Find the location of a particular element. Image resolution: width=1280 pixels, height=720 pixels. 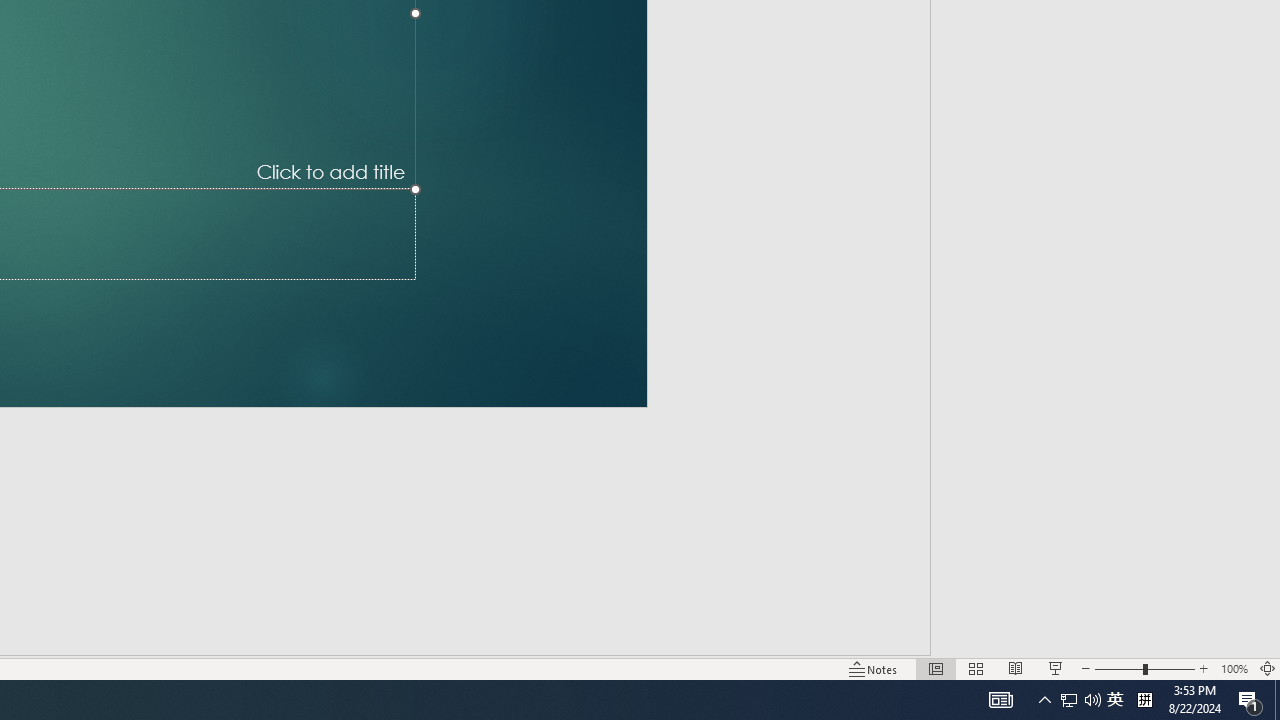

'Zoom to Fit ' is located at coordinates (1266, 669).